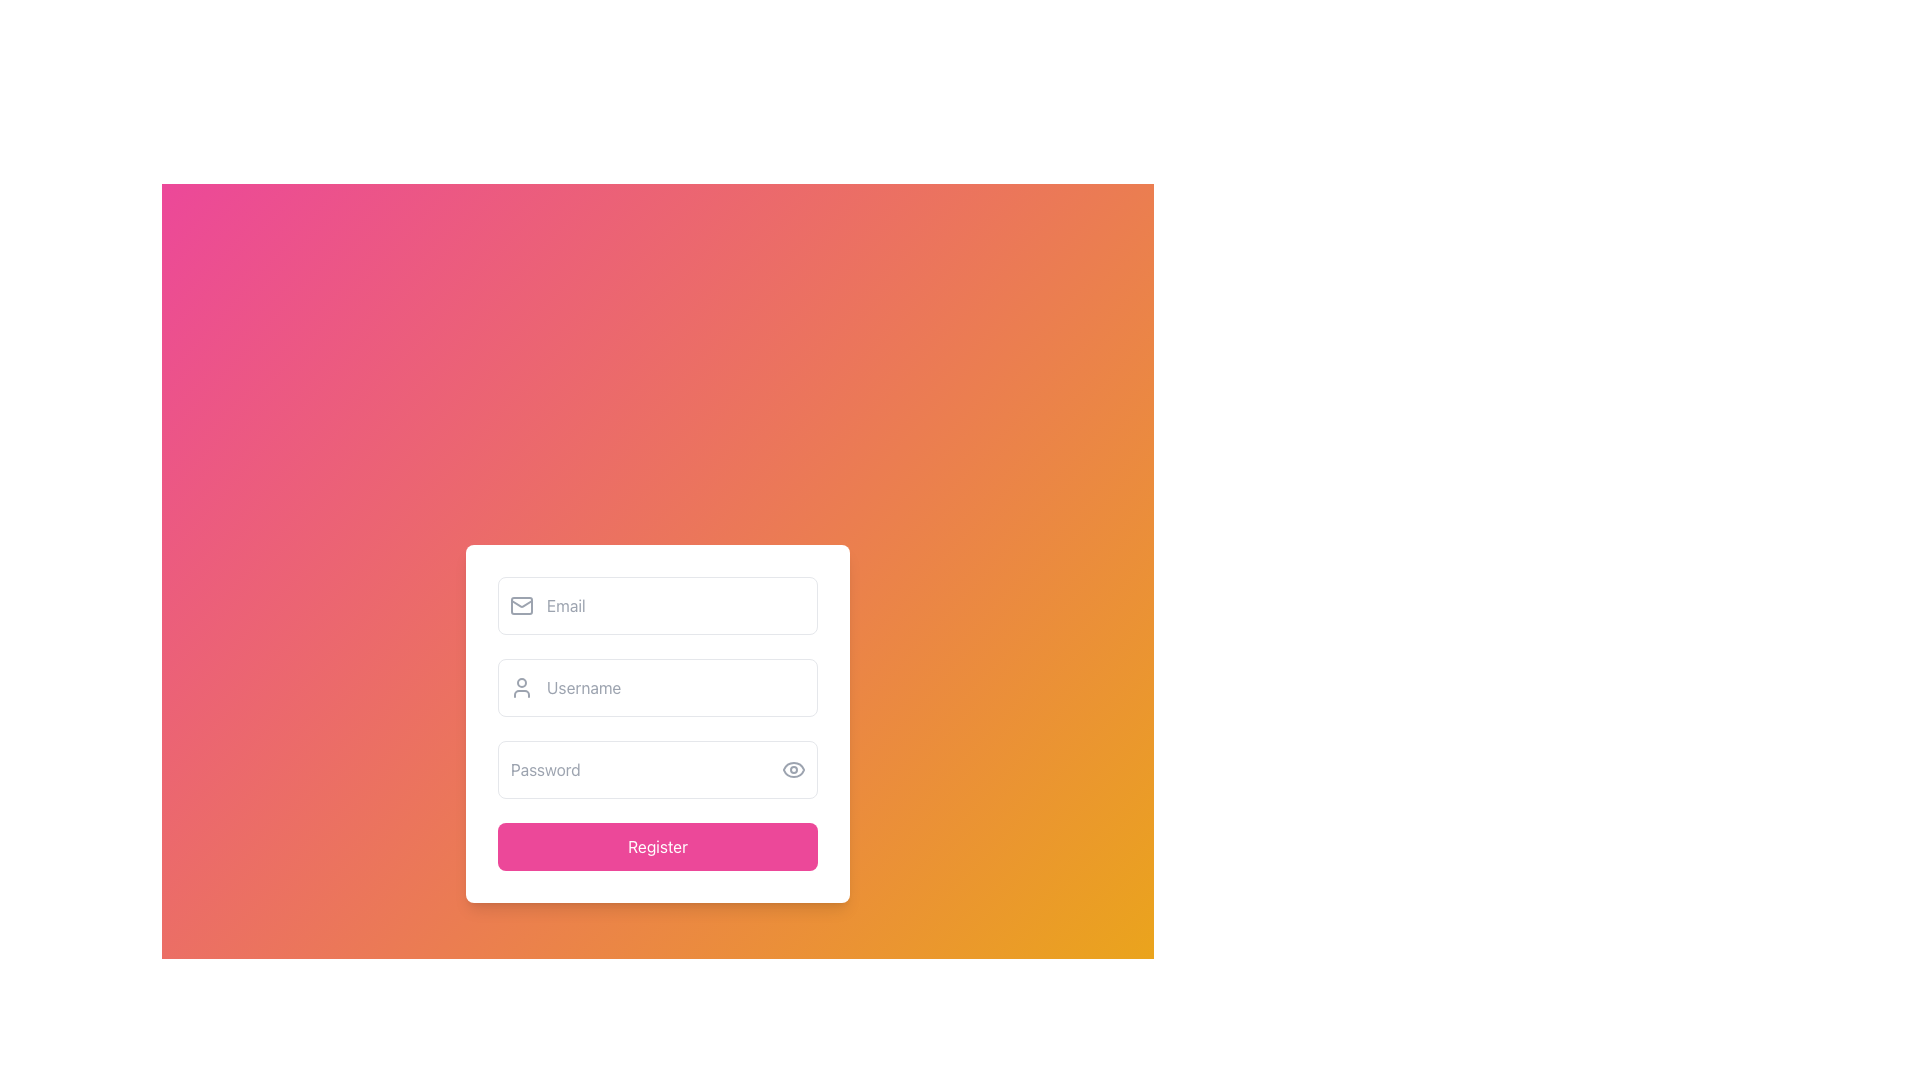  Describe the element at coordinates (522, 686) in the screenshot. I see `the user icon, which is a gray minimalist design resembling a user symbol, located to the left of the username input field` at that location.